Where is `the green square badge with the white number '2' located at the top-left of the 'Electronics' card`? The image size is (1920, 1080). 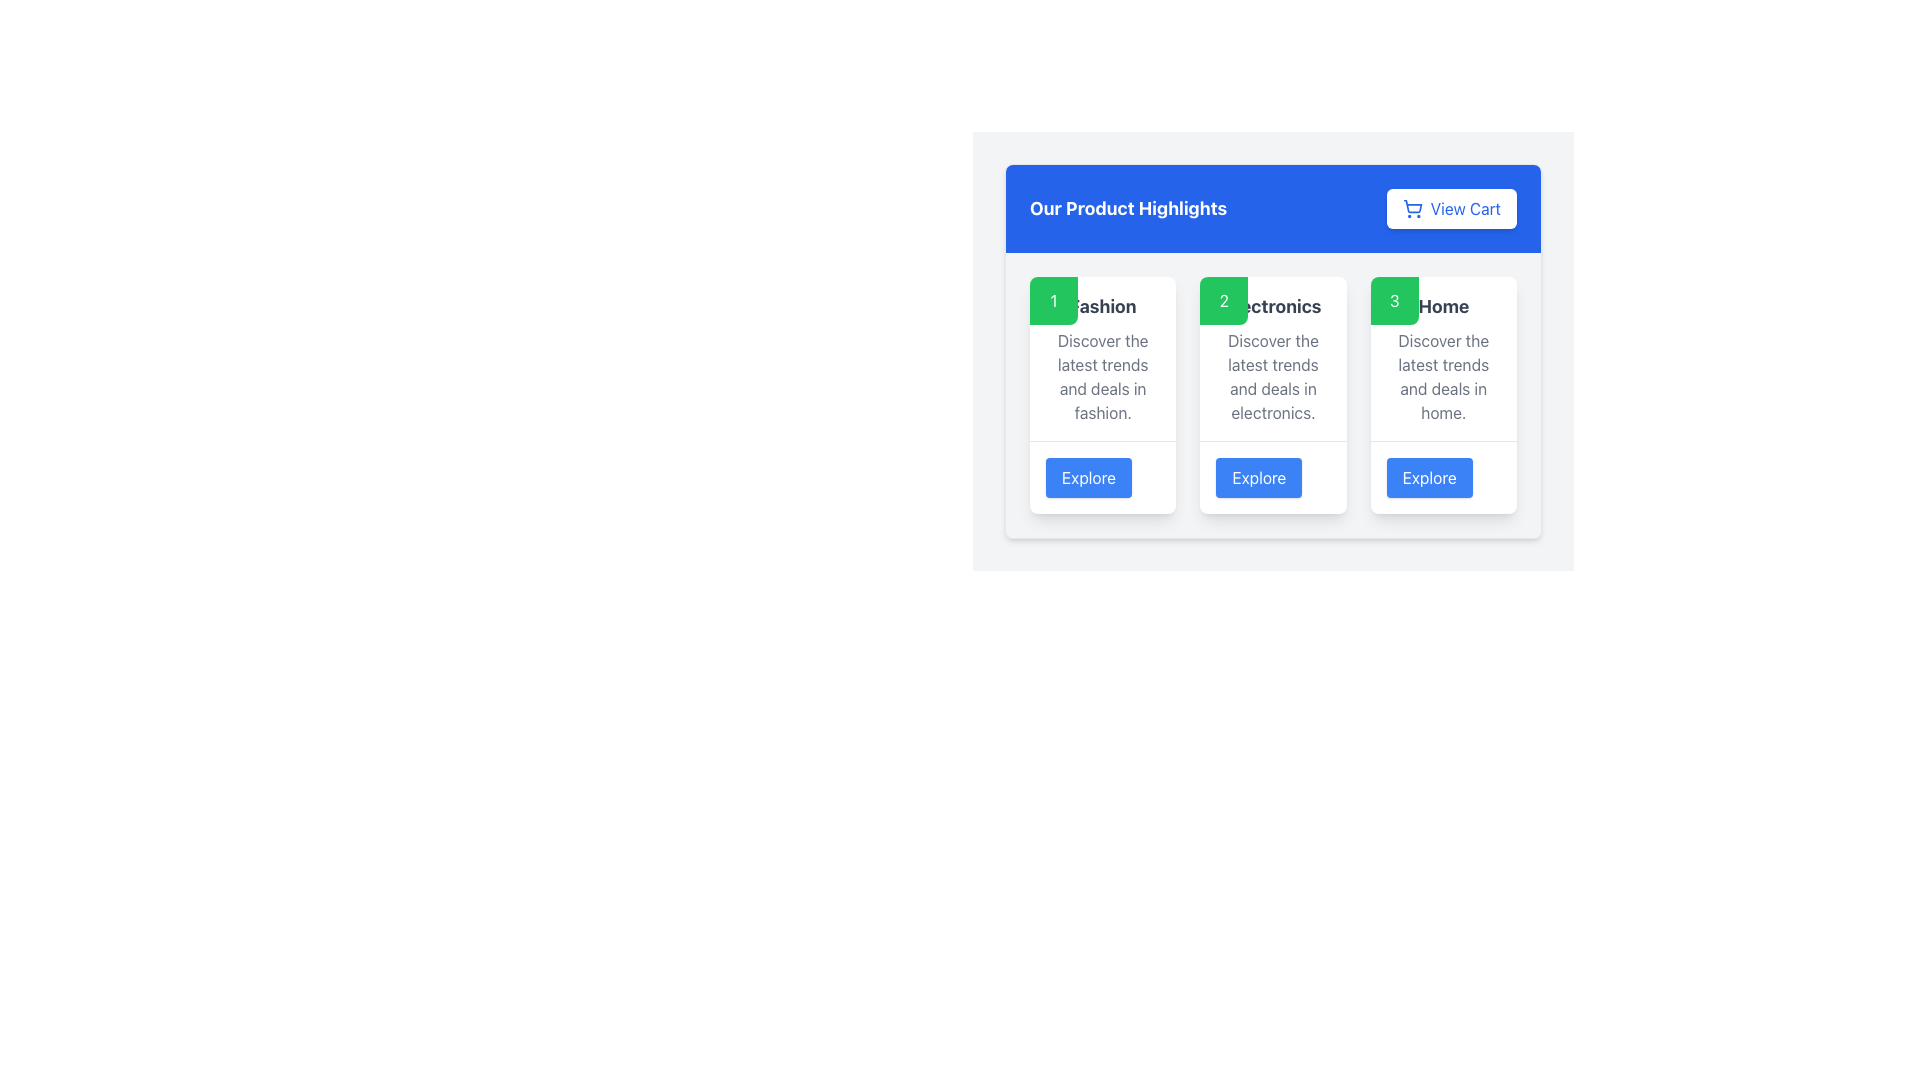 the green square badge with the white number '2' located at the top-left of the 'Electronics' card is located at coordinates (1223, 300).